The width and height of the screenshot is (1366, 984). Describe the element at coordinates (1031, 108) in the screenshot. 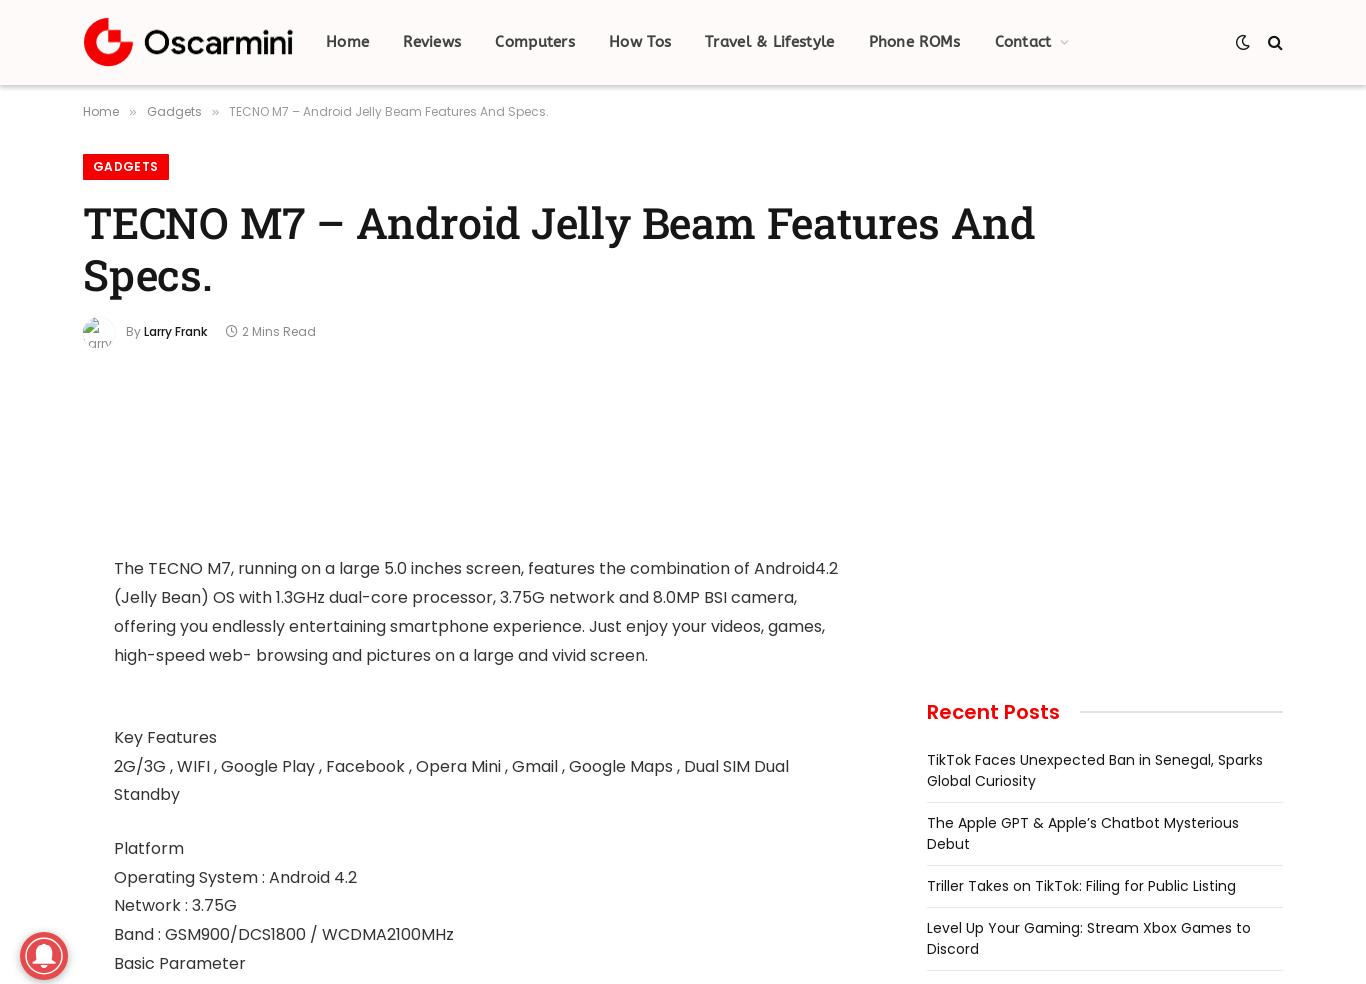

I see `'Advertise'` at that location.